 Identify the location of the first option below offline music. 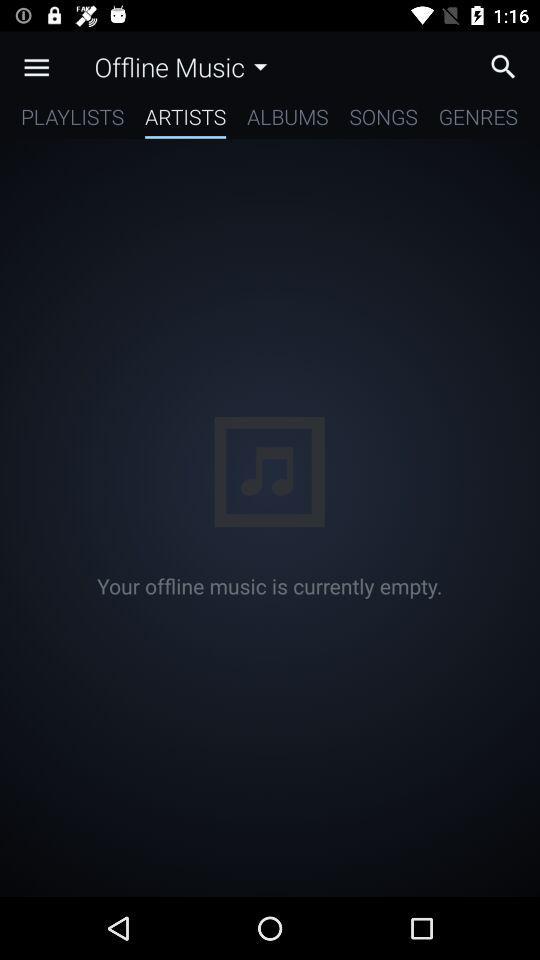
(71, 120).